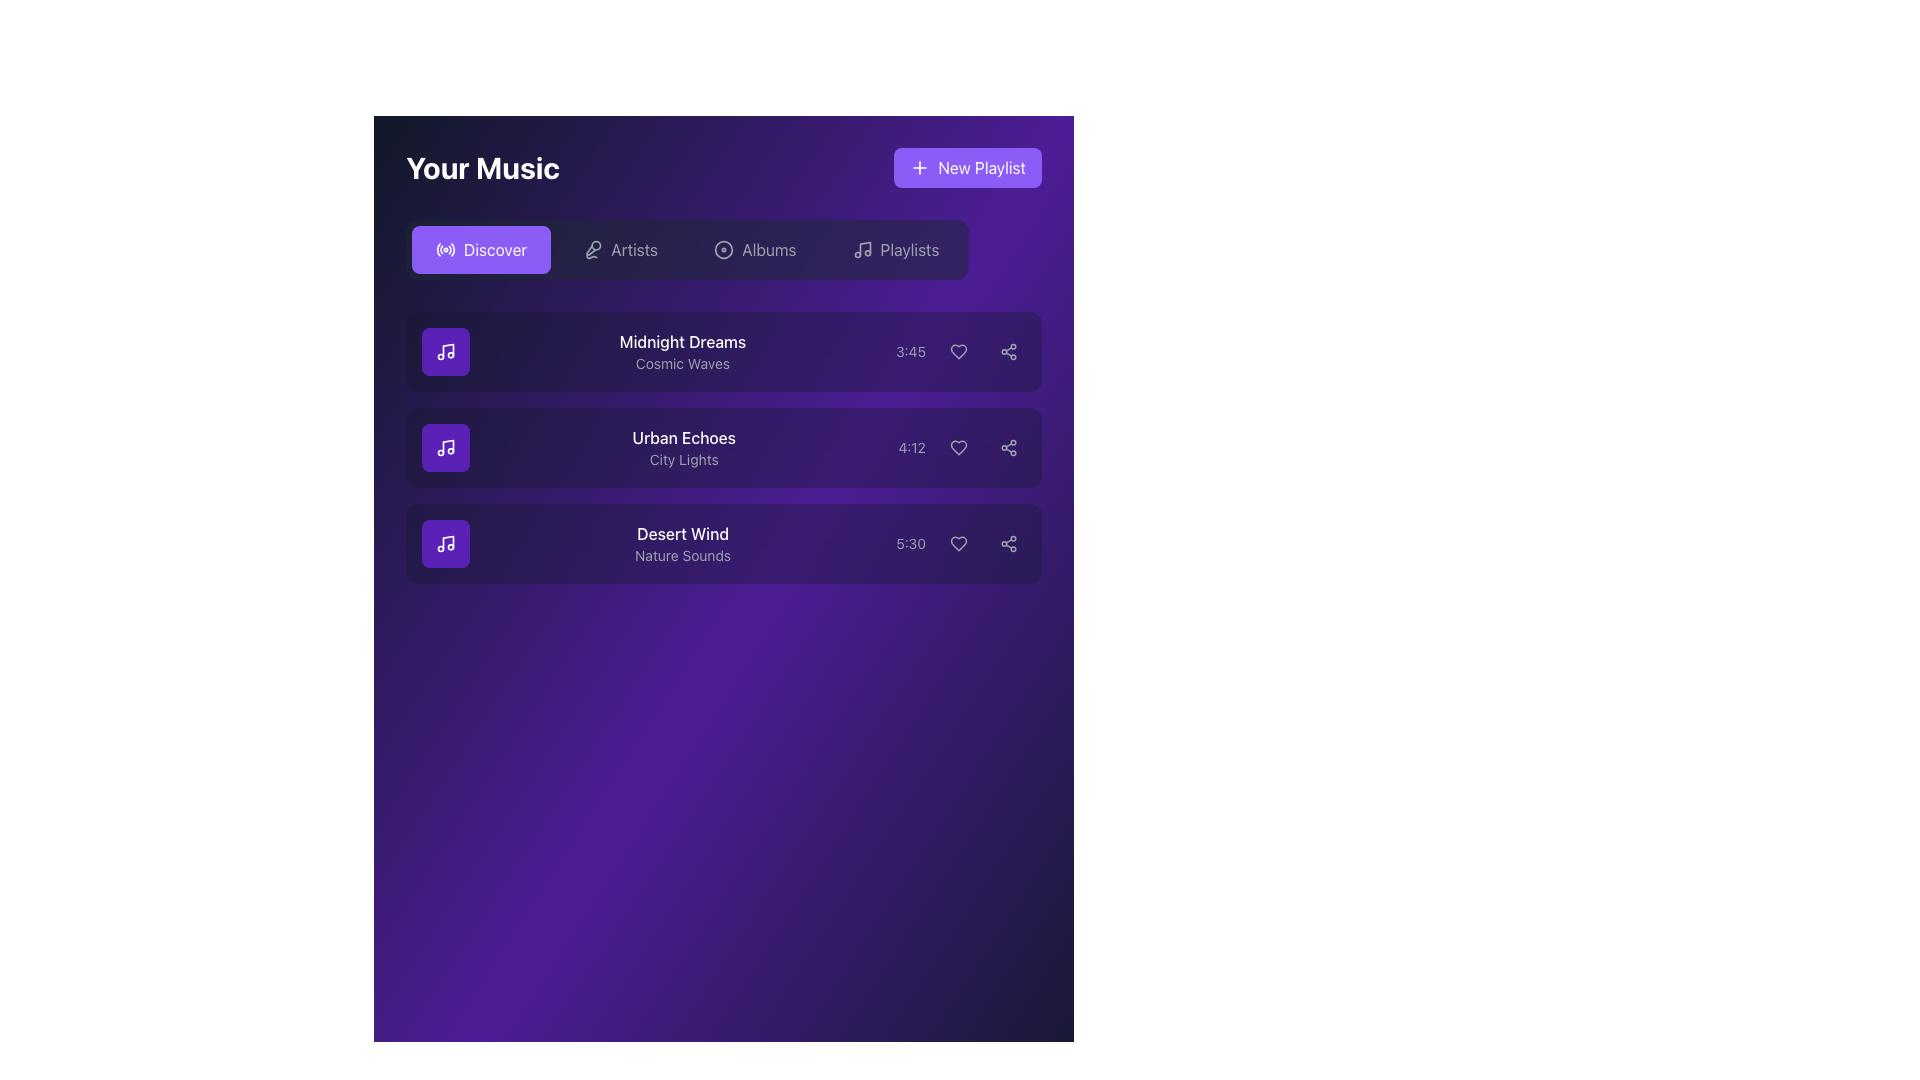  I want to click on the 'Artists' icon located in the top navigation bar, positioned between 'Discover' and 'Albums', to enhance usability through visual association, so click(592, 249).